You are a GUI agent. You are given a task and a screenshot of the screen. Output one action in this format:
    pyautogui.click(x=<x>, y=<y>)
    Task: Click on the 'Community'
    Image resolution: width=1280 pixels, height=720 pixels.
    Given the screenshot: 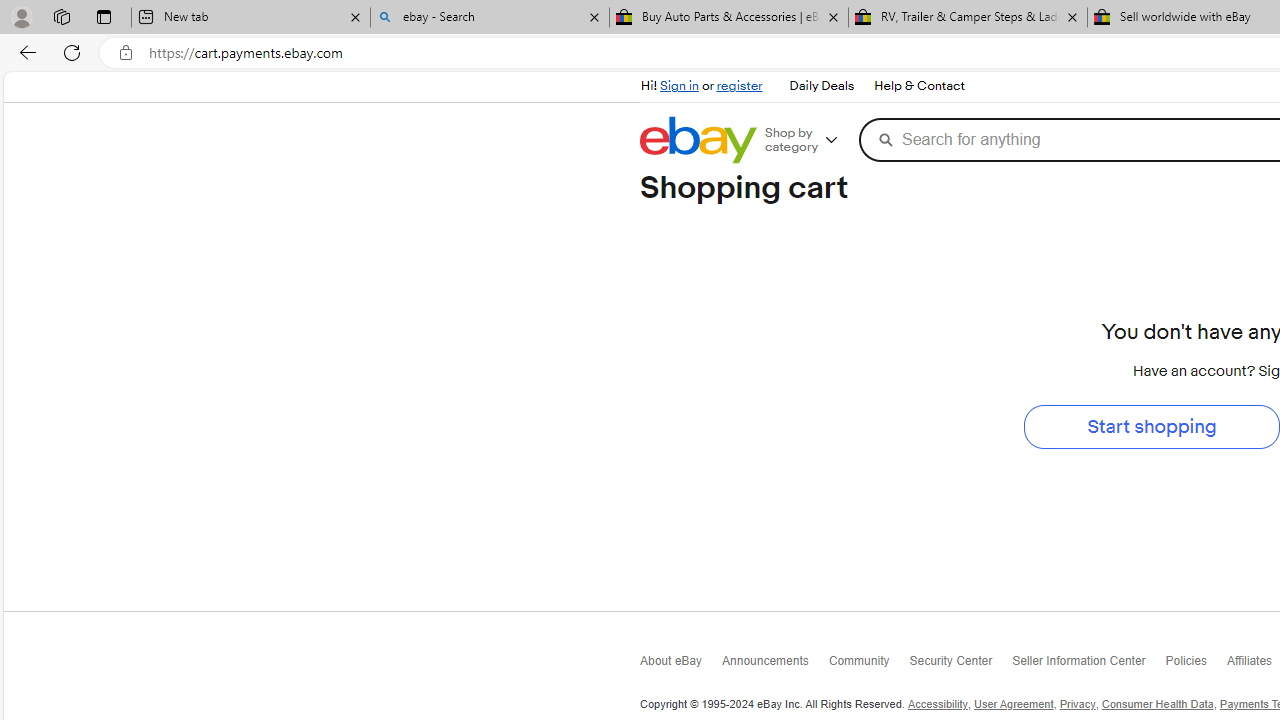 What is the action you would take?
    pyautogui.click(x=869, y=664)
    